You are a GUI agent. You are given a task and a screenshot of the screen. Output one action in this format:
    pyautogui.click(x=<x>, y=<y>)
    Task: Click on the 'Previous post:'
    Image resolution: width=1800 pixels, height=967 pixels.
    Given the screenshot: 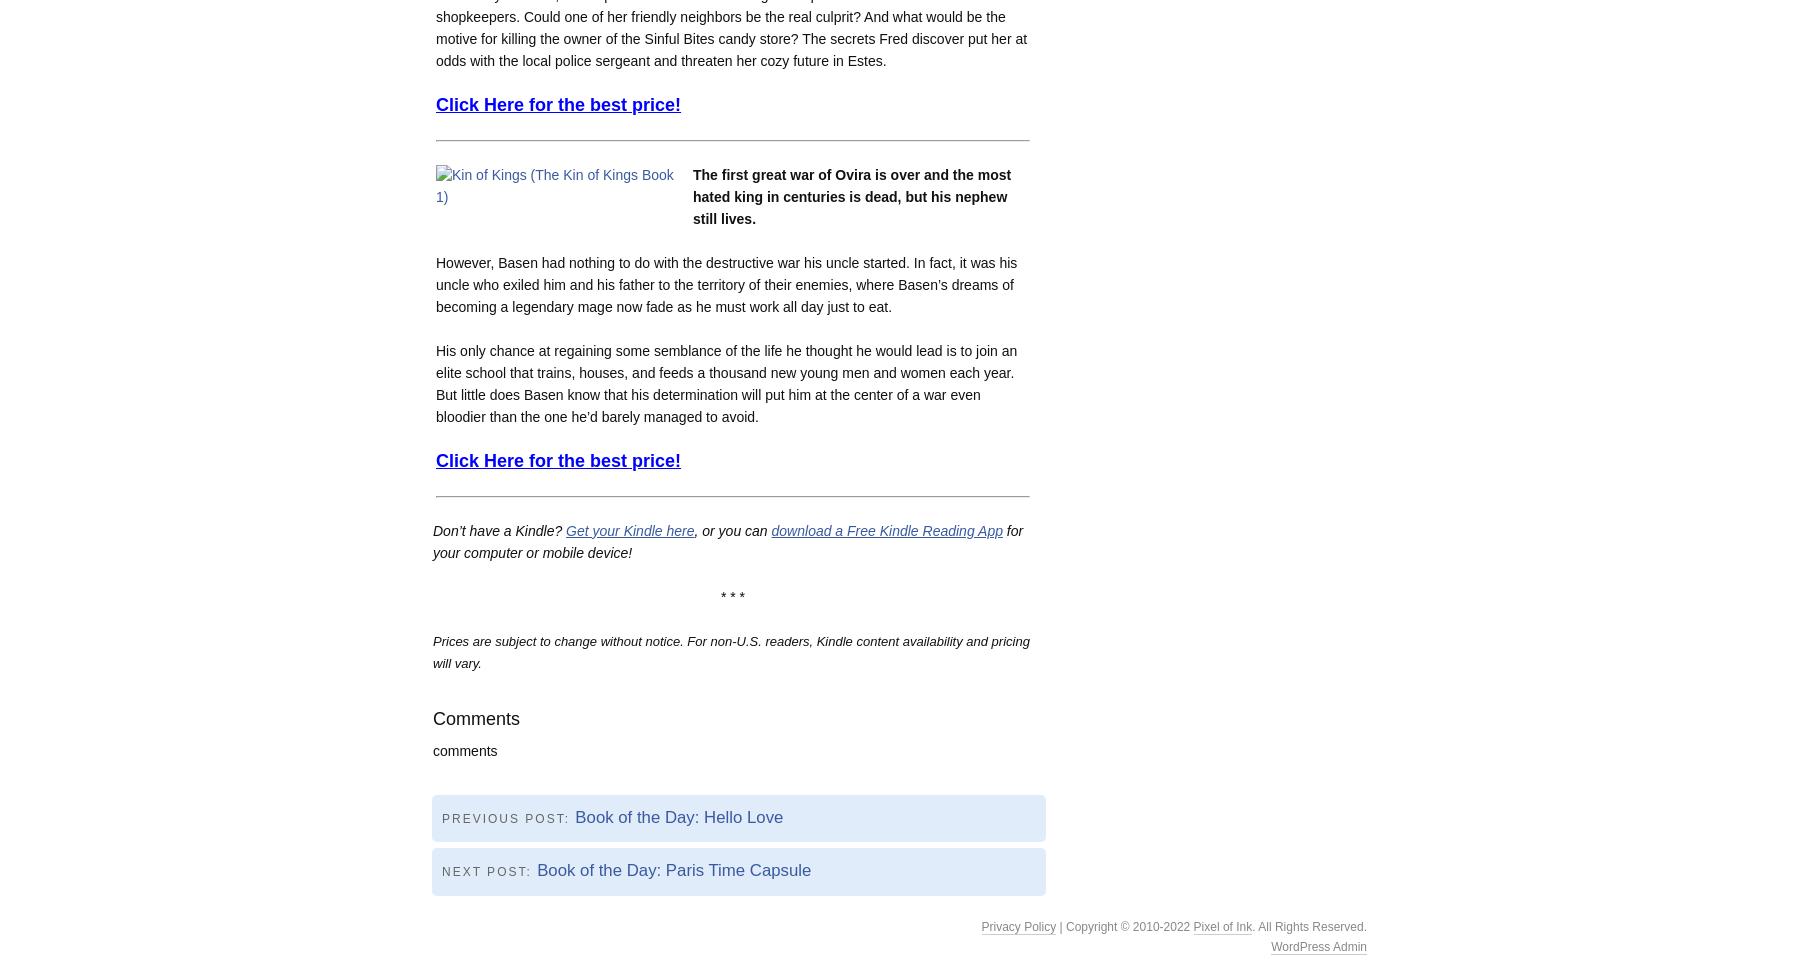 What is the action you would take?
    pyautogui.click(x=507, y=816)
    